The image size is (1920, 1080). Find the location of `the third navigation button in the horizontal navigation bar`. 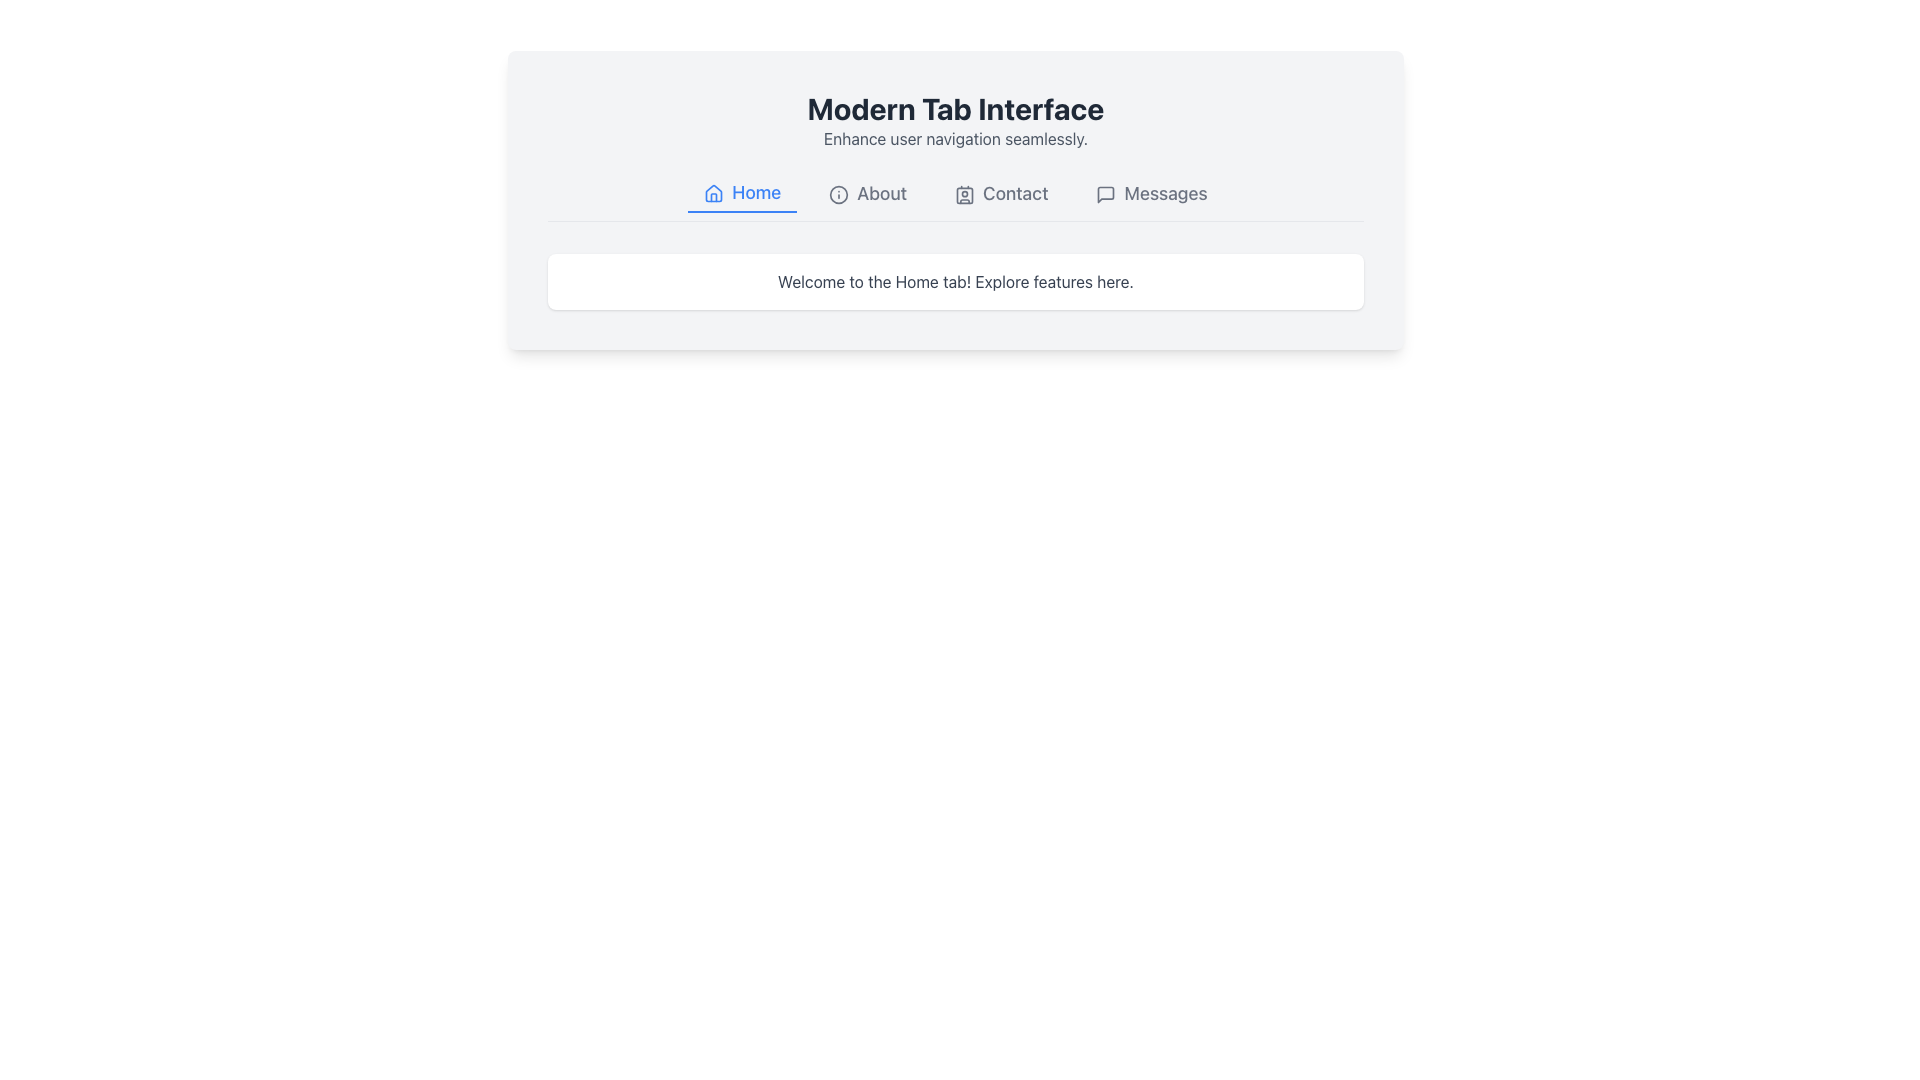

the third navigation button in the horizontal navigation bar is located at coordinates (1001, 193).